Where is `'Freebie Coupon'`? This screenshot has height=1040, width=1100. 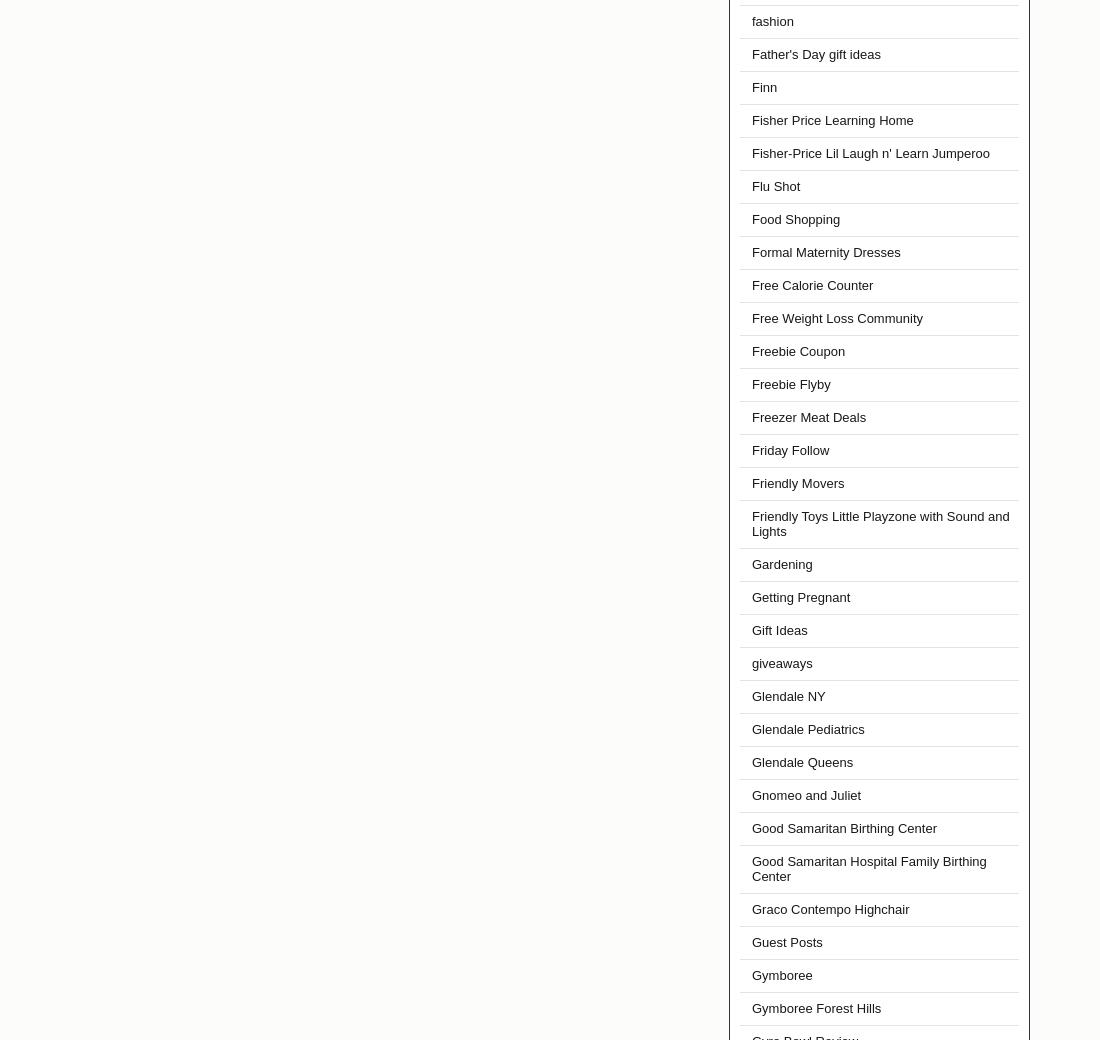 'Freebie Coupon' is located at coordinates (798, 350).